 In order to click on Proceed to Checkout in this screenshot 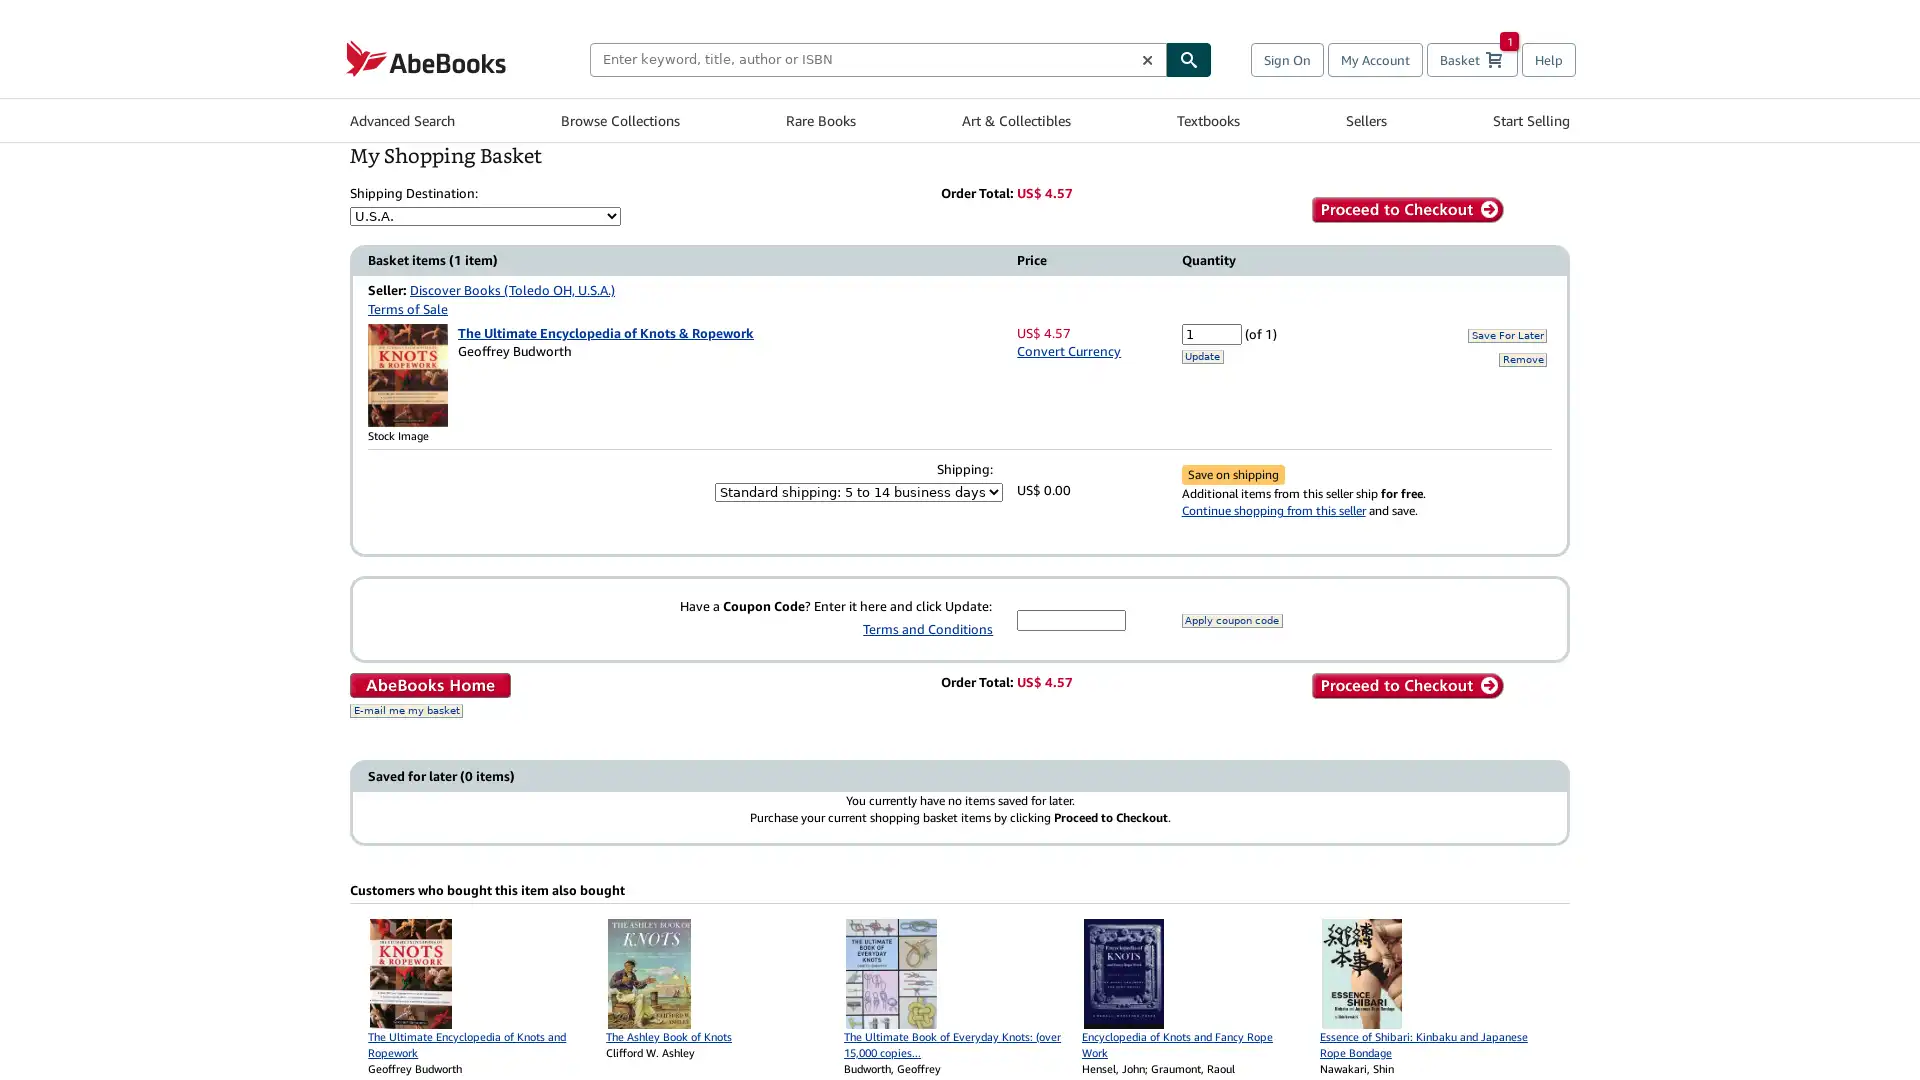, I will do `click(1405, 685)`.